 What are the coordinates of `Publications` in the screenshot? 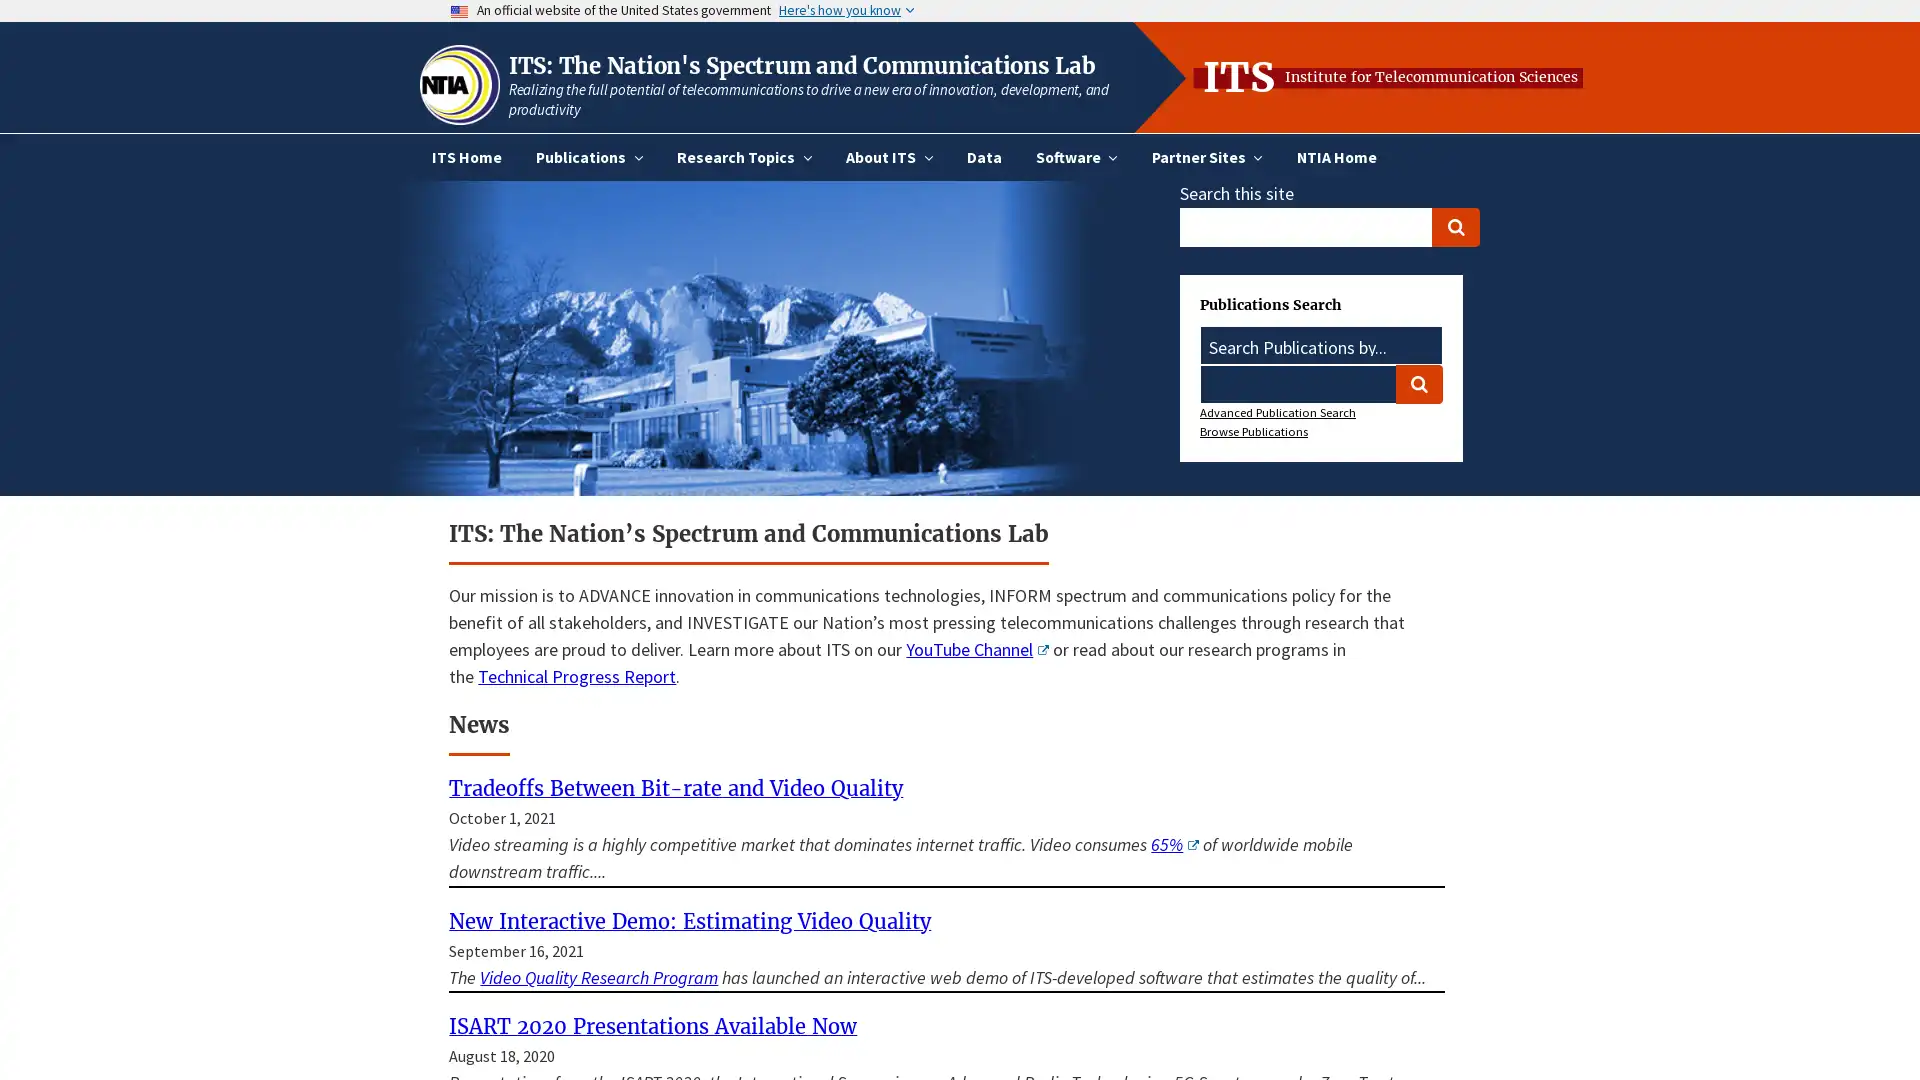 It's located at (588, 156).